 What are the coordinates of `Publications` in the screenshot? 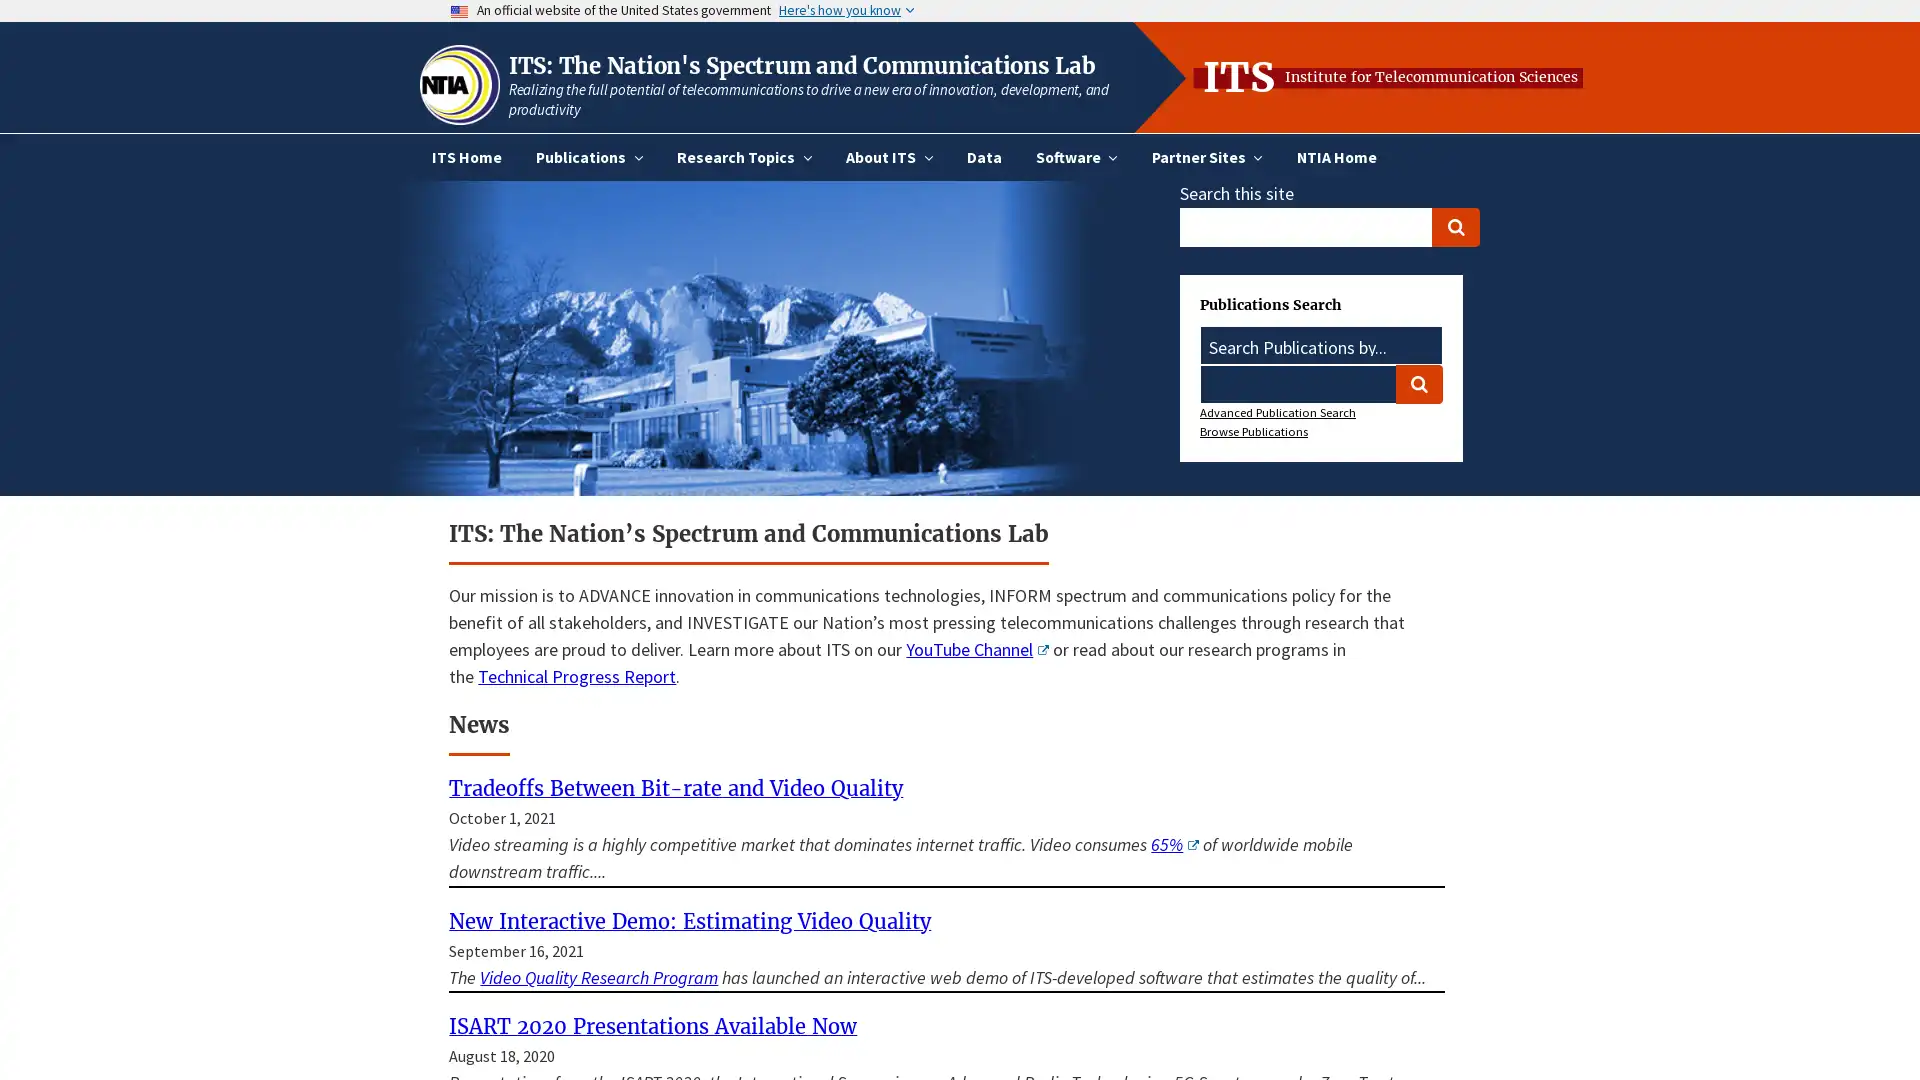 It's located at (588, 156).